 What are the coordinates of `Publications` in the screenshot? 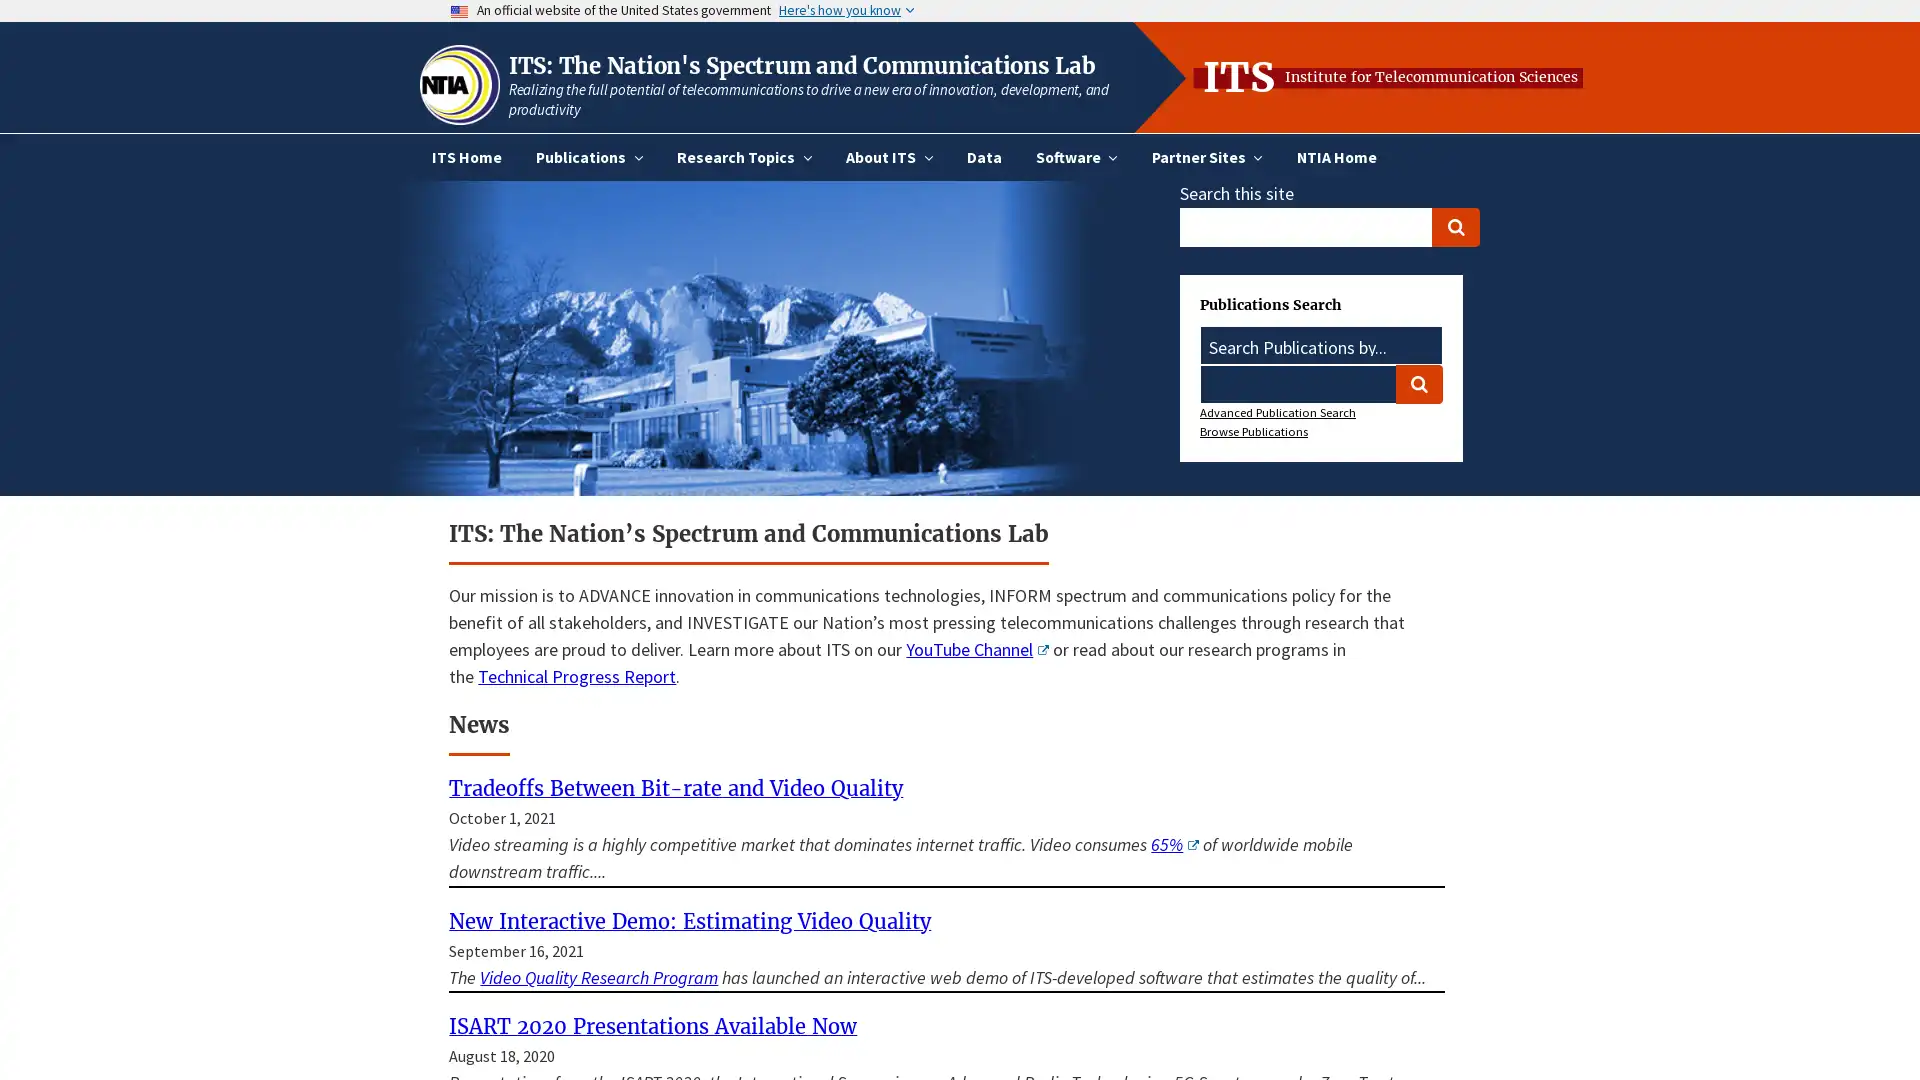 It's located at (588, 156).